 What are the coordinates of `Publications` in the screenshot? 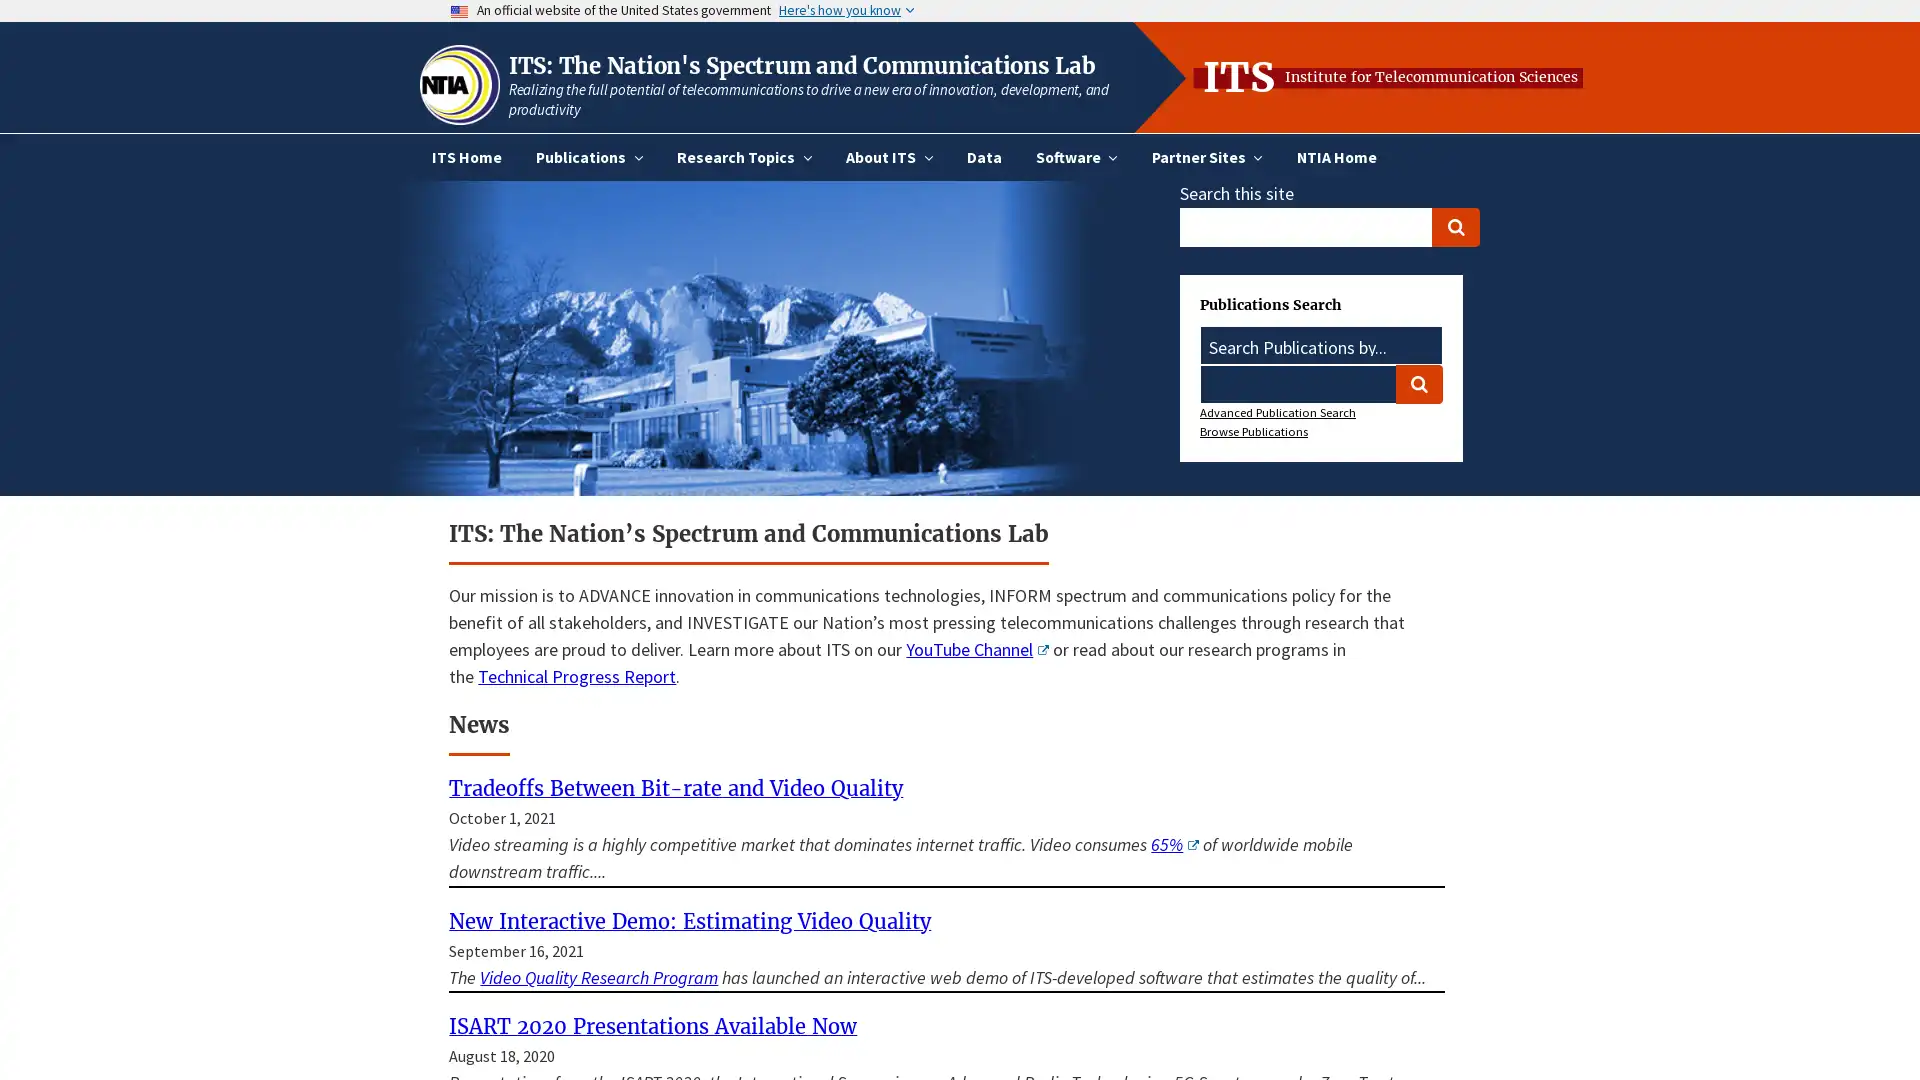 It's located at (588, 156).